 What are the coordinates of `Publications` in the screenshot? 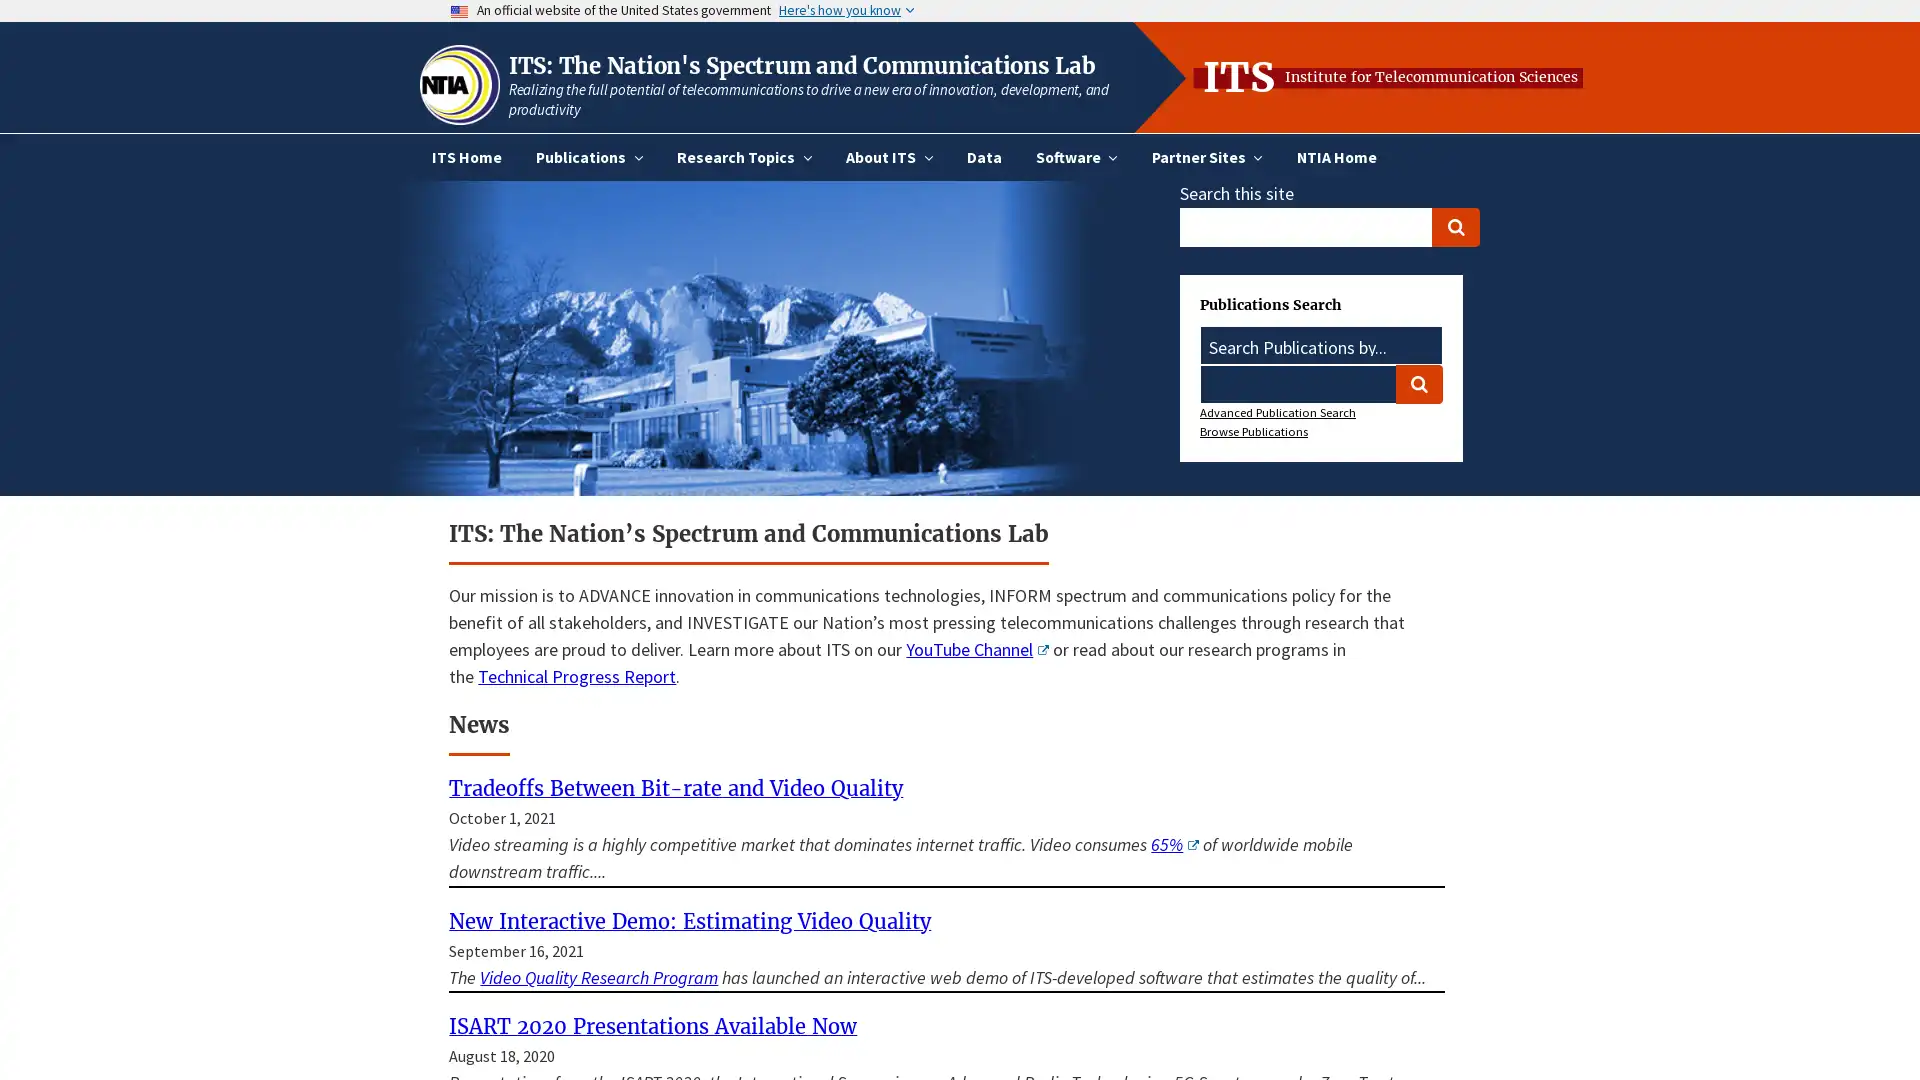 It's located at (588, 156).